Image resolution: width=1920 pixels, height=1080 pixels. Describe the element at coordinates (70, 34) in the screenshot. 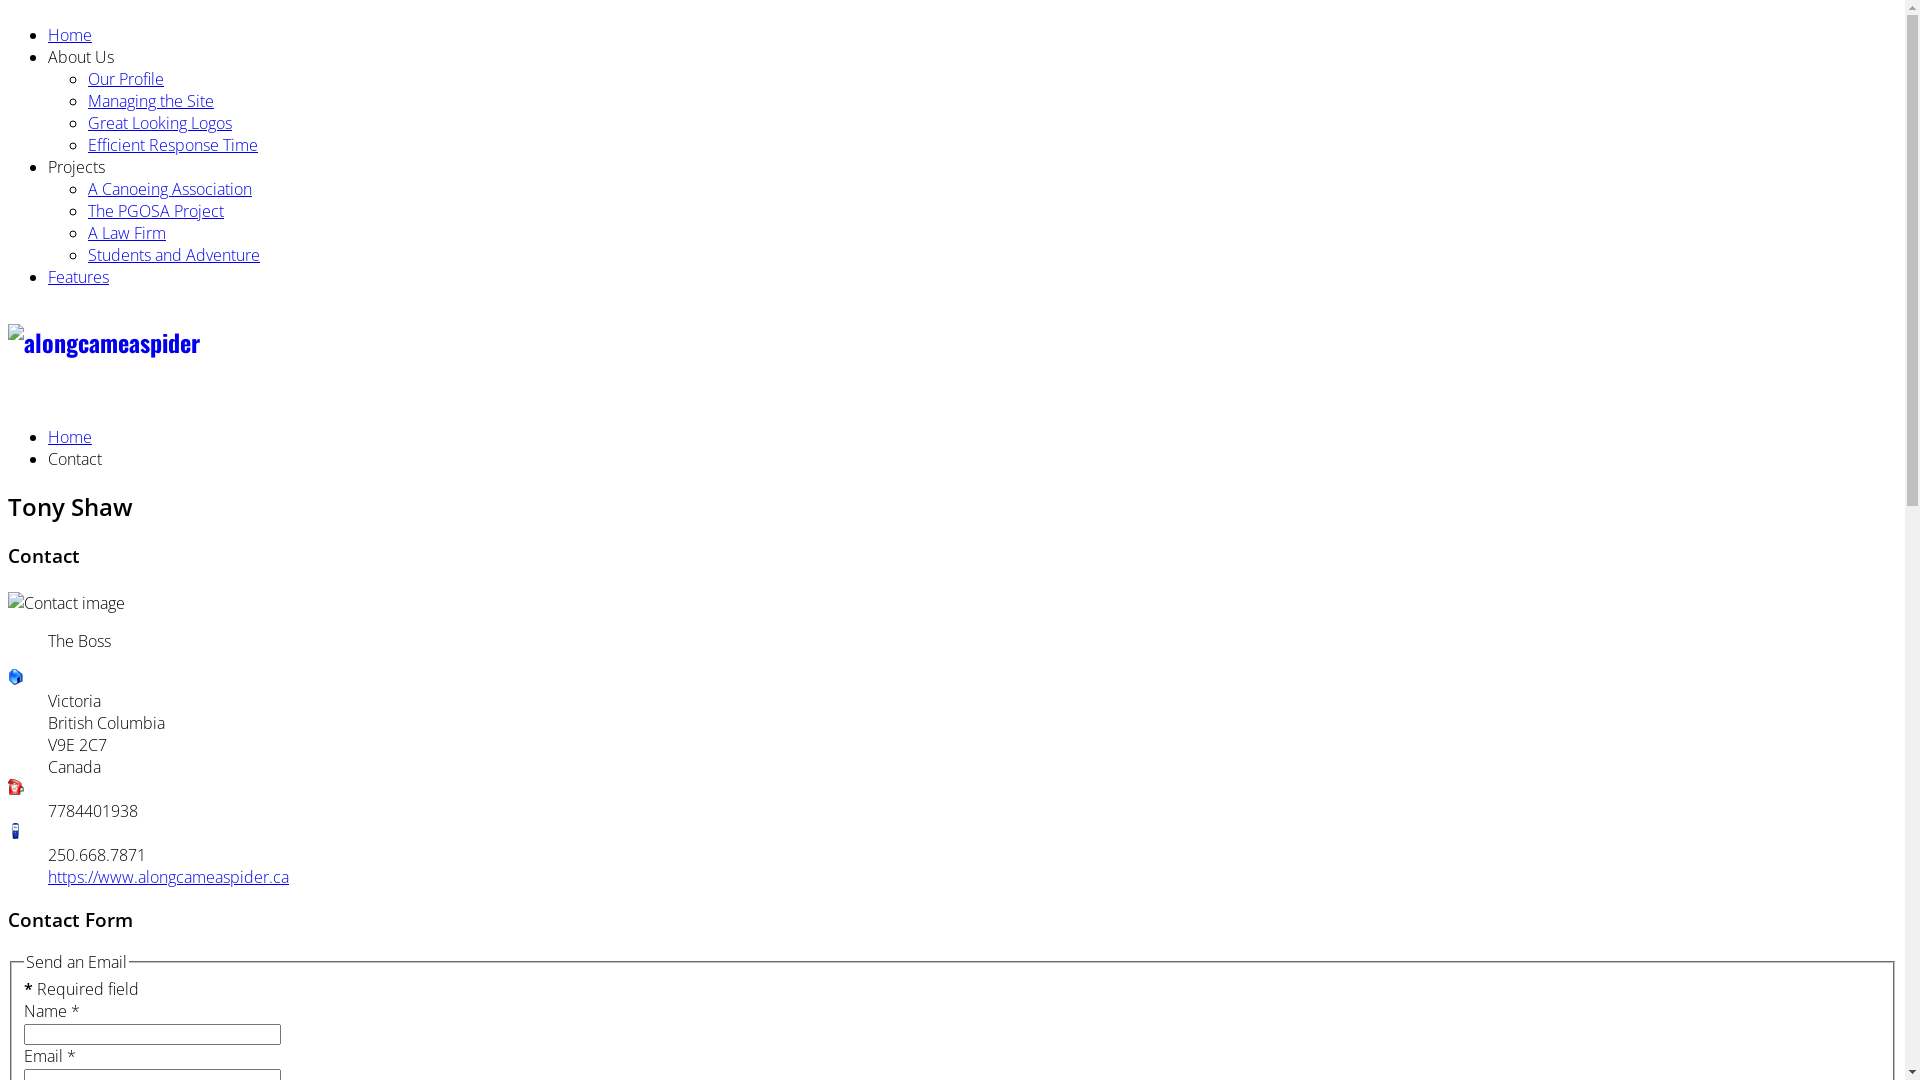

I see `'Home'` at that location.